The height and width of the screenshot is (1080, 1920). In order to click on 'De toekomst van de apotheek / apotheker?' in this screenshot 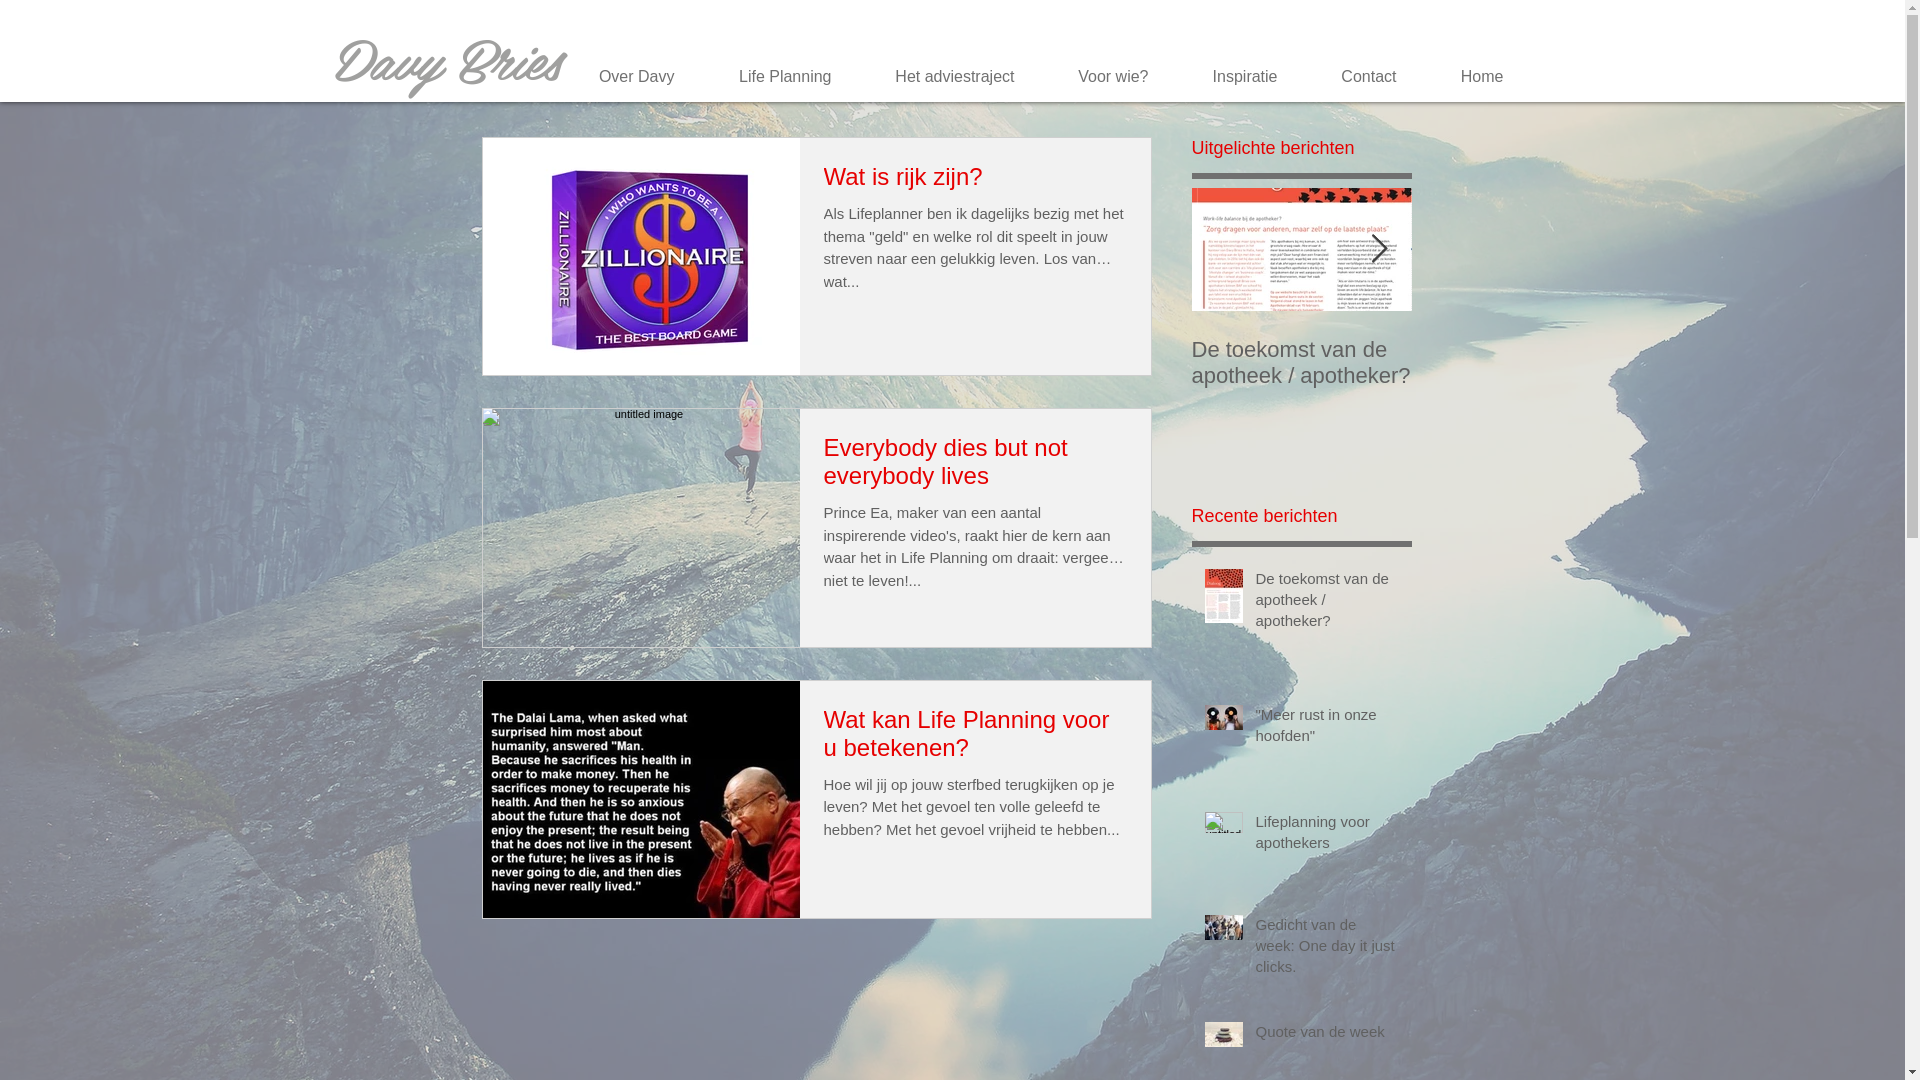, I will do `click(1301, 362)`.